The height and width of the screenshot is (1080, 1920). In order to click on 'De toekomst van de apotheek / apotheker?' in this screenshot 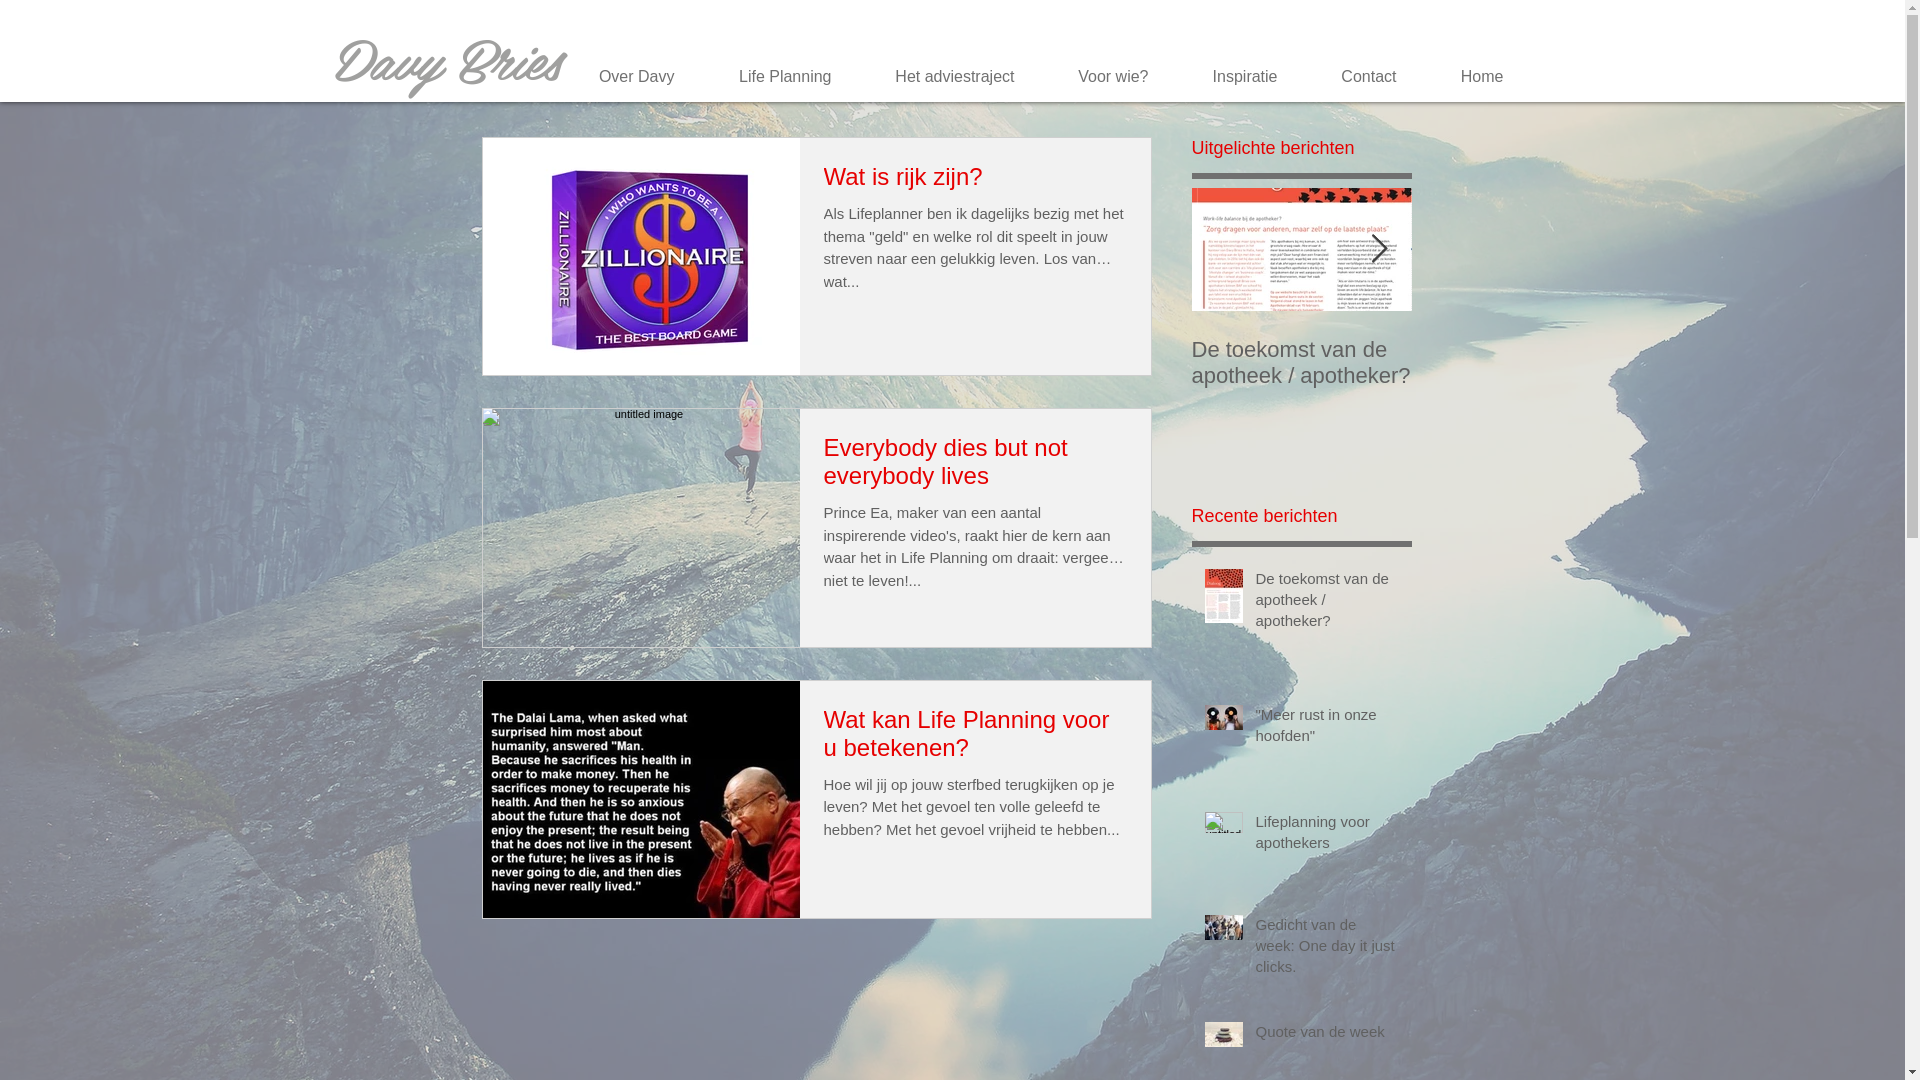, I will do `click(1301, 362)`.